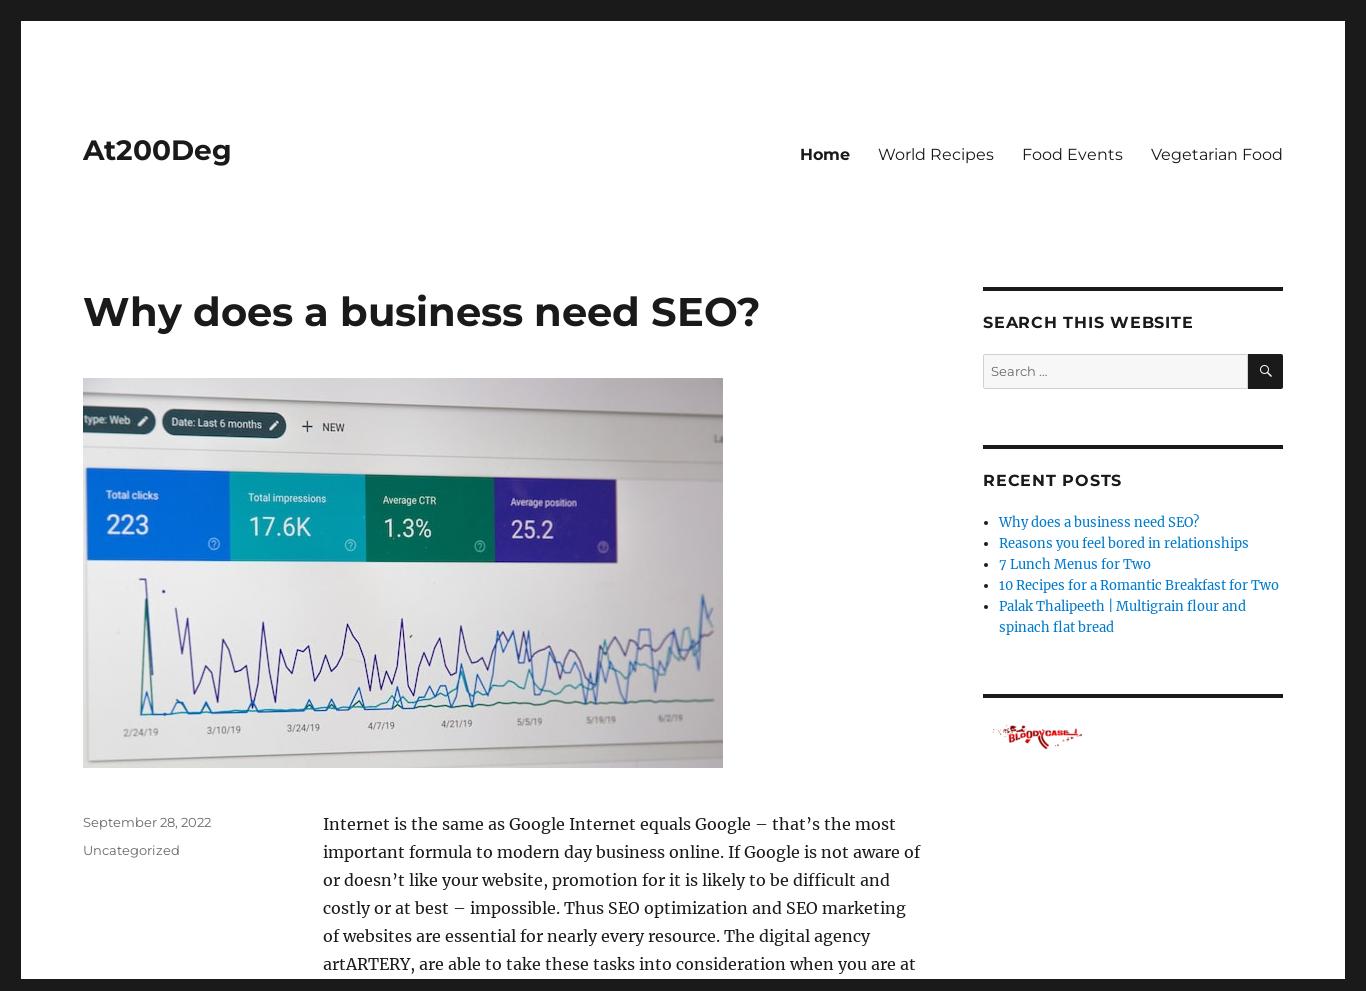 Image resolution: width=1366 pixels, height=991 pixels. Describe the element at coordinates (1074, 563) in the screenshot. I see `'7 Lunch Menus for Two'` at that location.